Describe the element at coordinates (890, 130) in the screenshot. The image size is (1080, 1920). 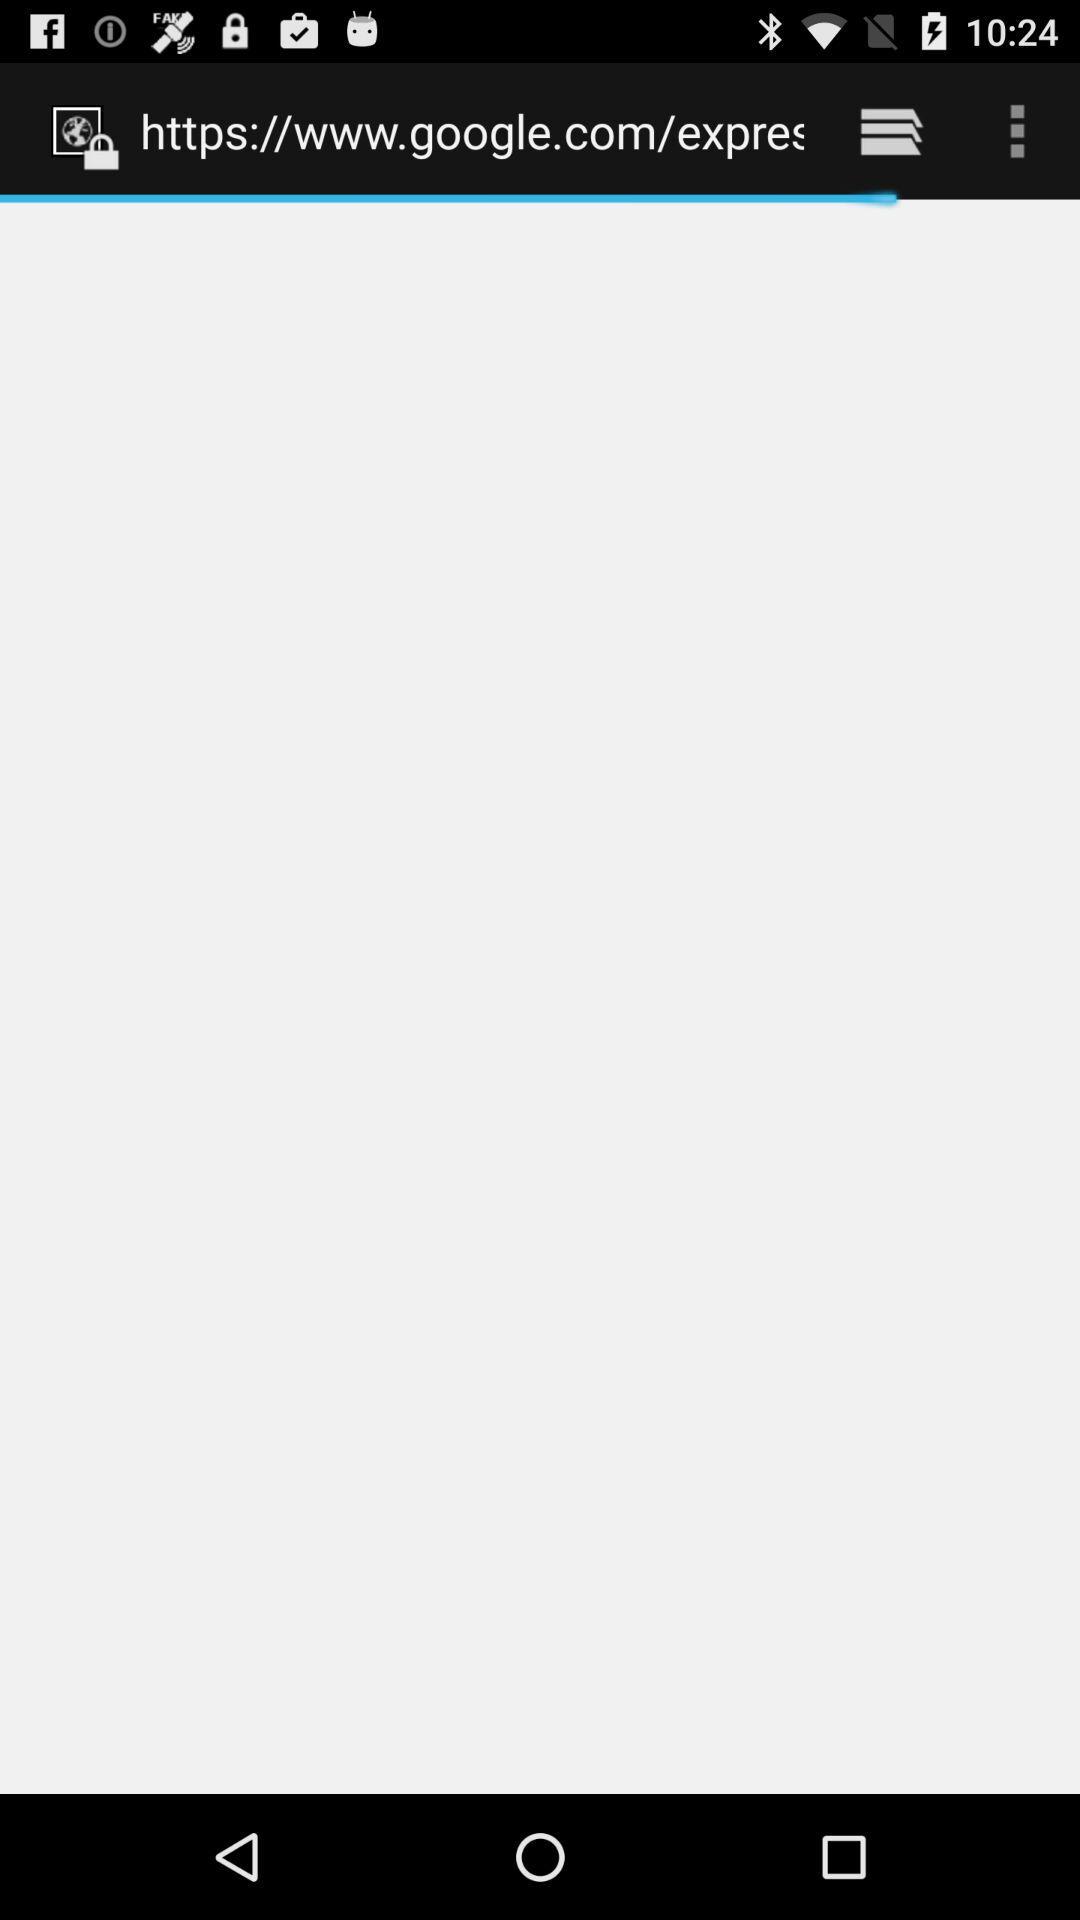
I see `icon next to https www google` at that location.